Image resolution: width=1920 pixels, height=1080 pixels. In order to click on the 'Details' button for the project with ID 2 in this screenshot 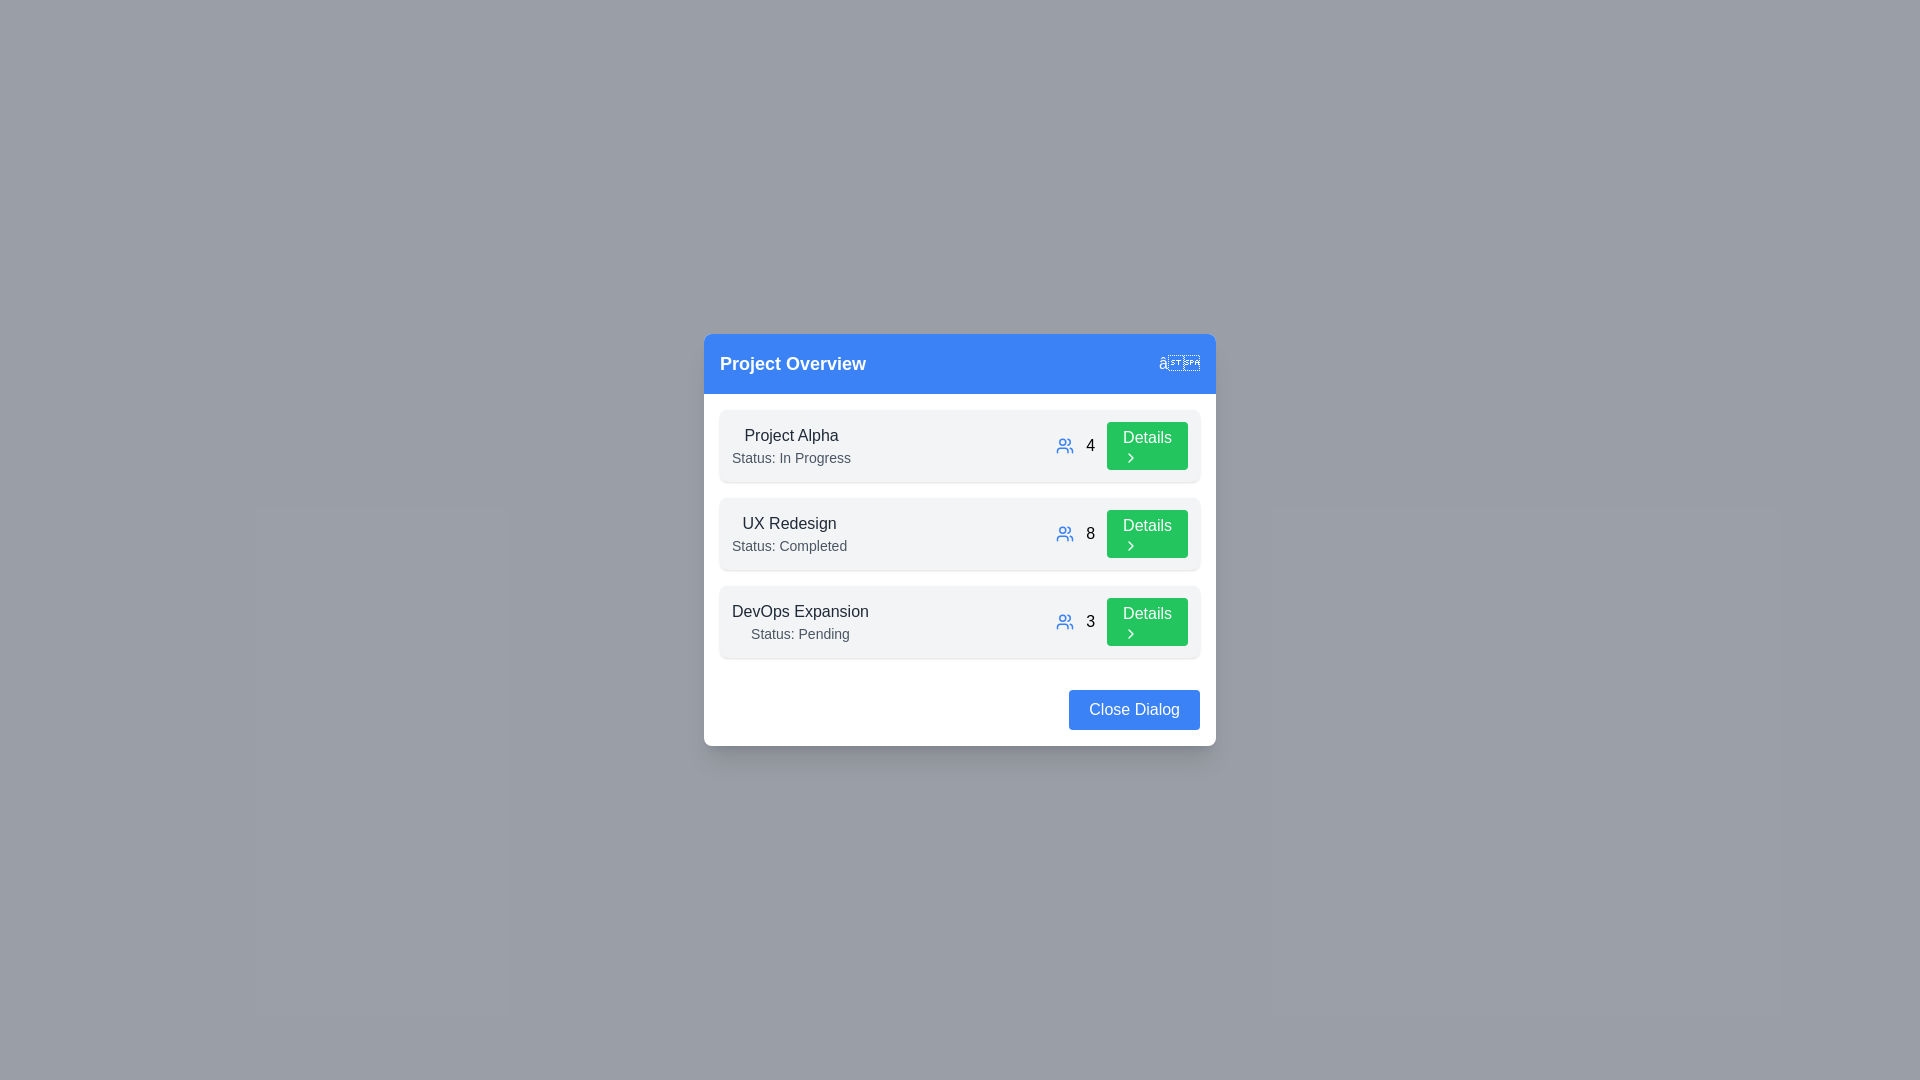, I will do `click(1147, 532)`.